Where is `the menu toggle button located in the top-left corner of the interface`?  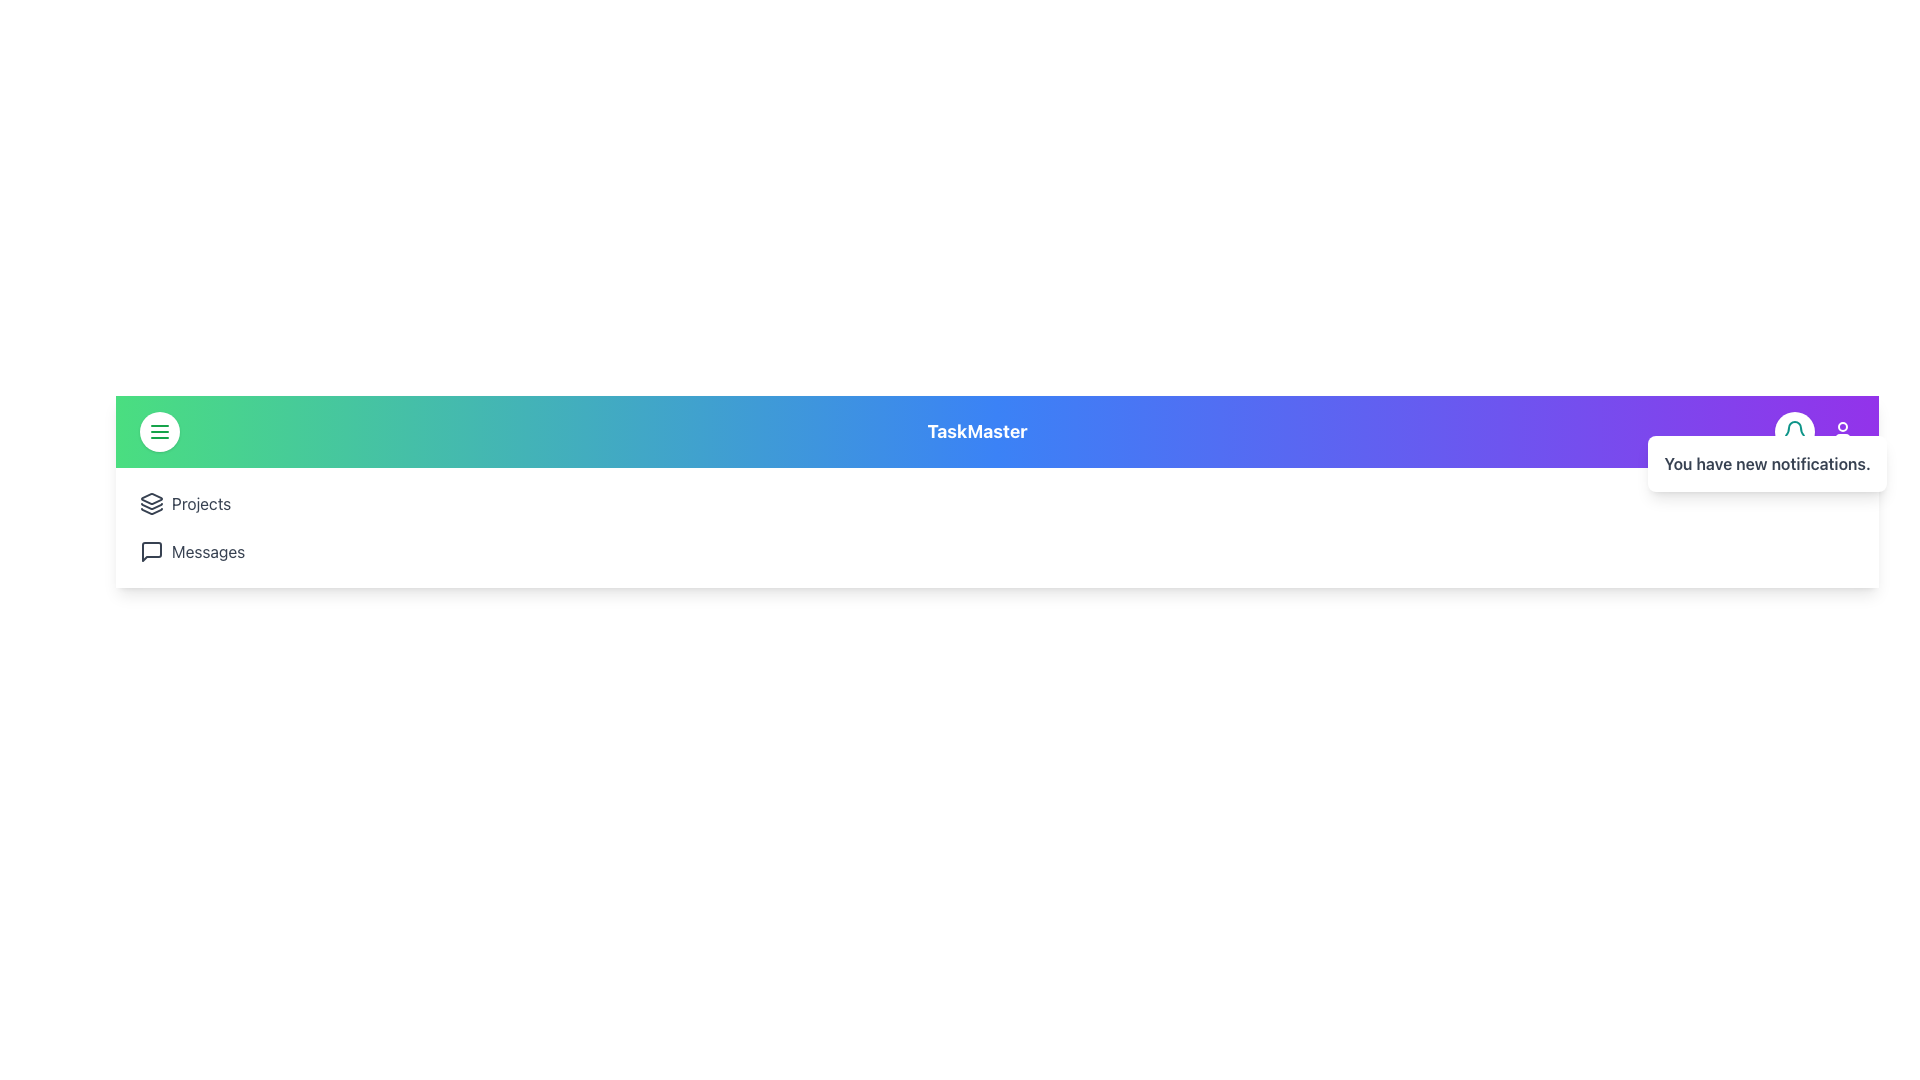
the menu toggle button located in the top-left corner of the interface is located at coordinates (158, 431).